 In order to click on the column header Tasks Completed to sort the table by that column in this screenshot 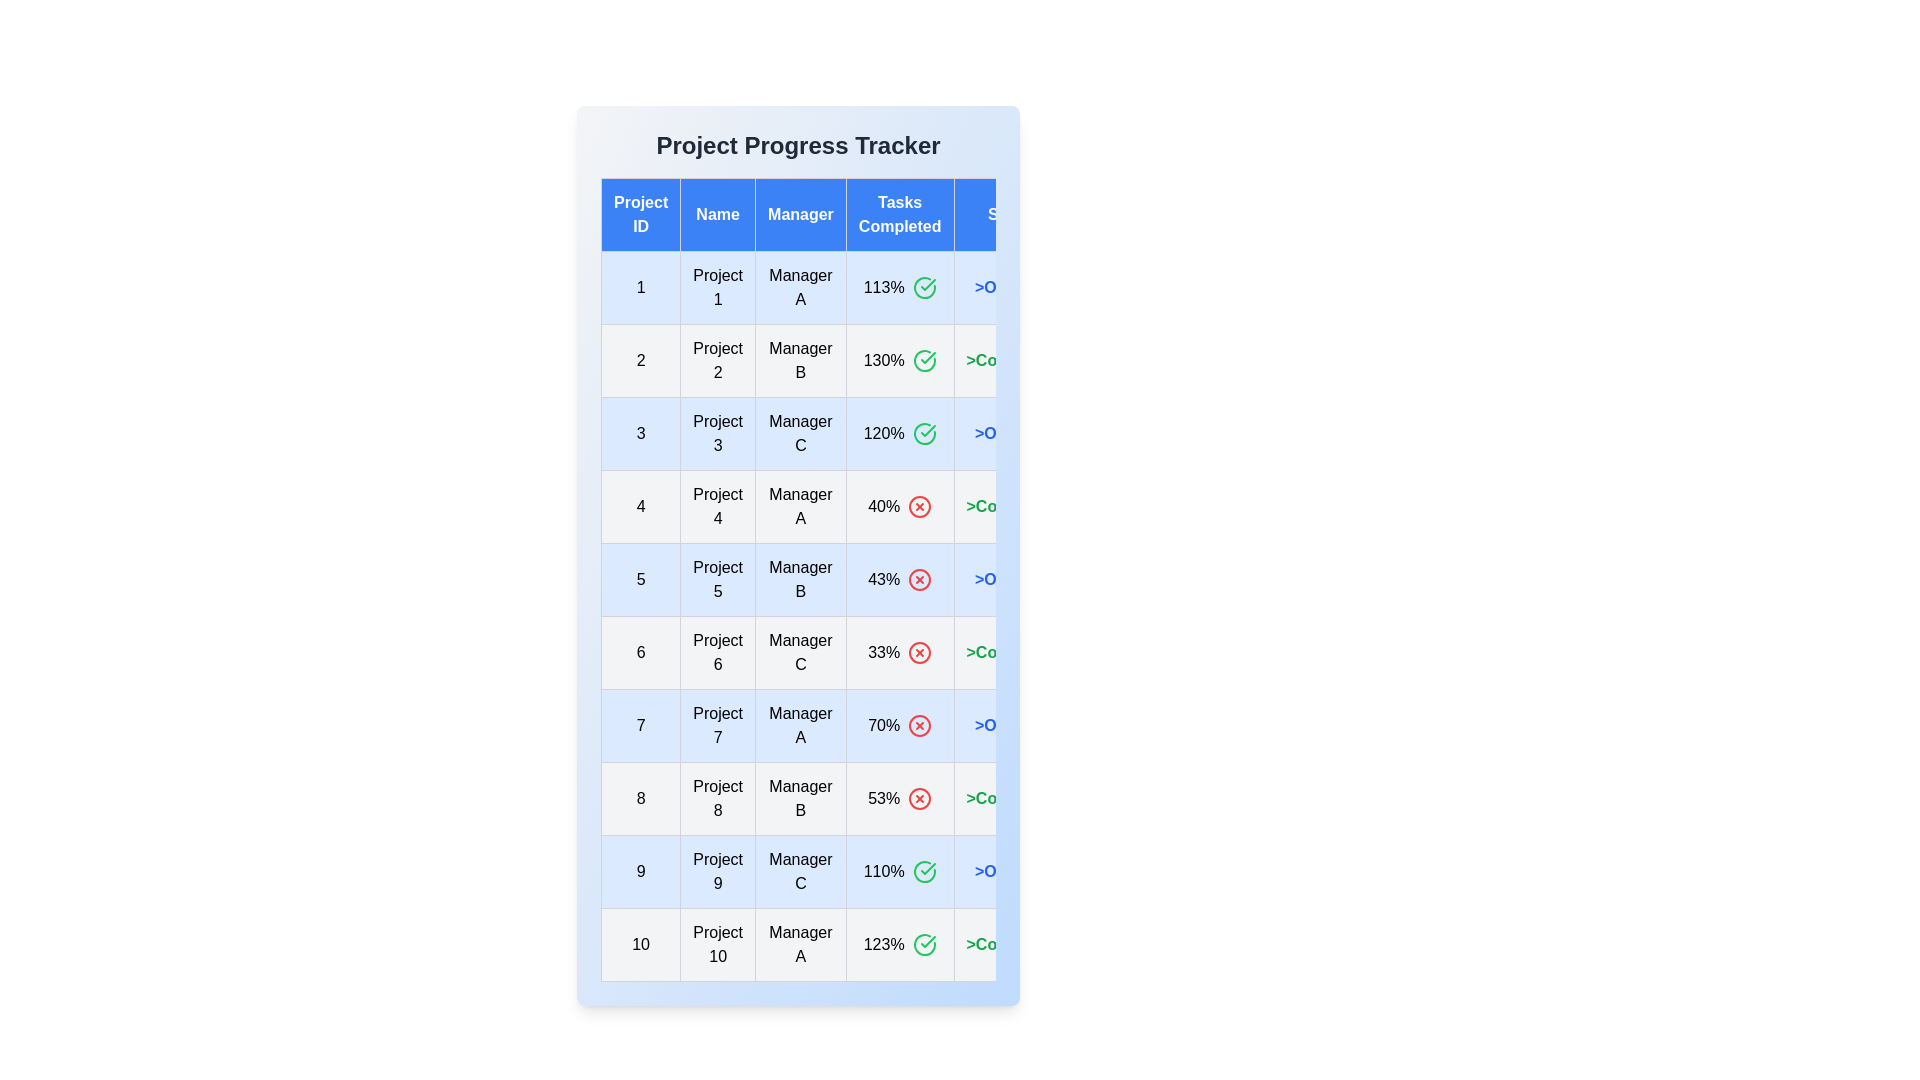, I will do `click(899, 215)`.